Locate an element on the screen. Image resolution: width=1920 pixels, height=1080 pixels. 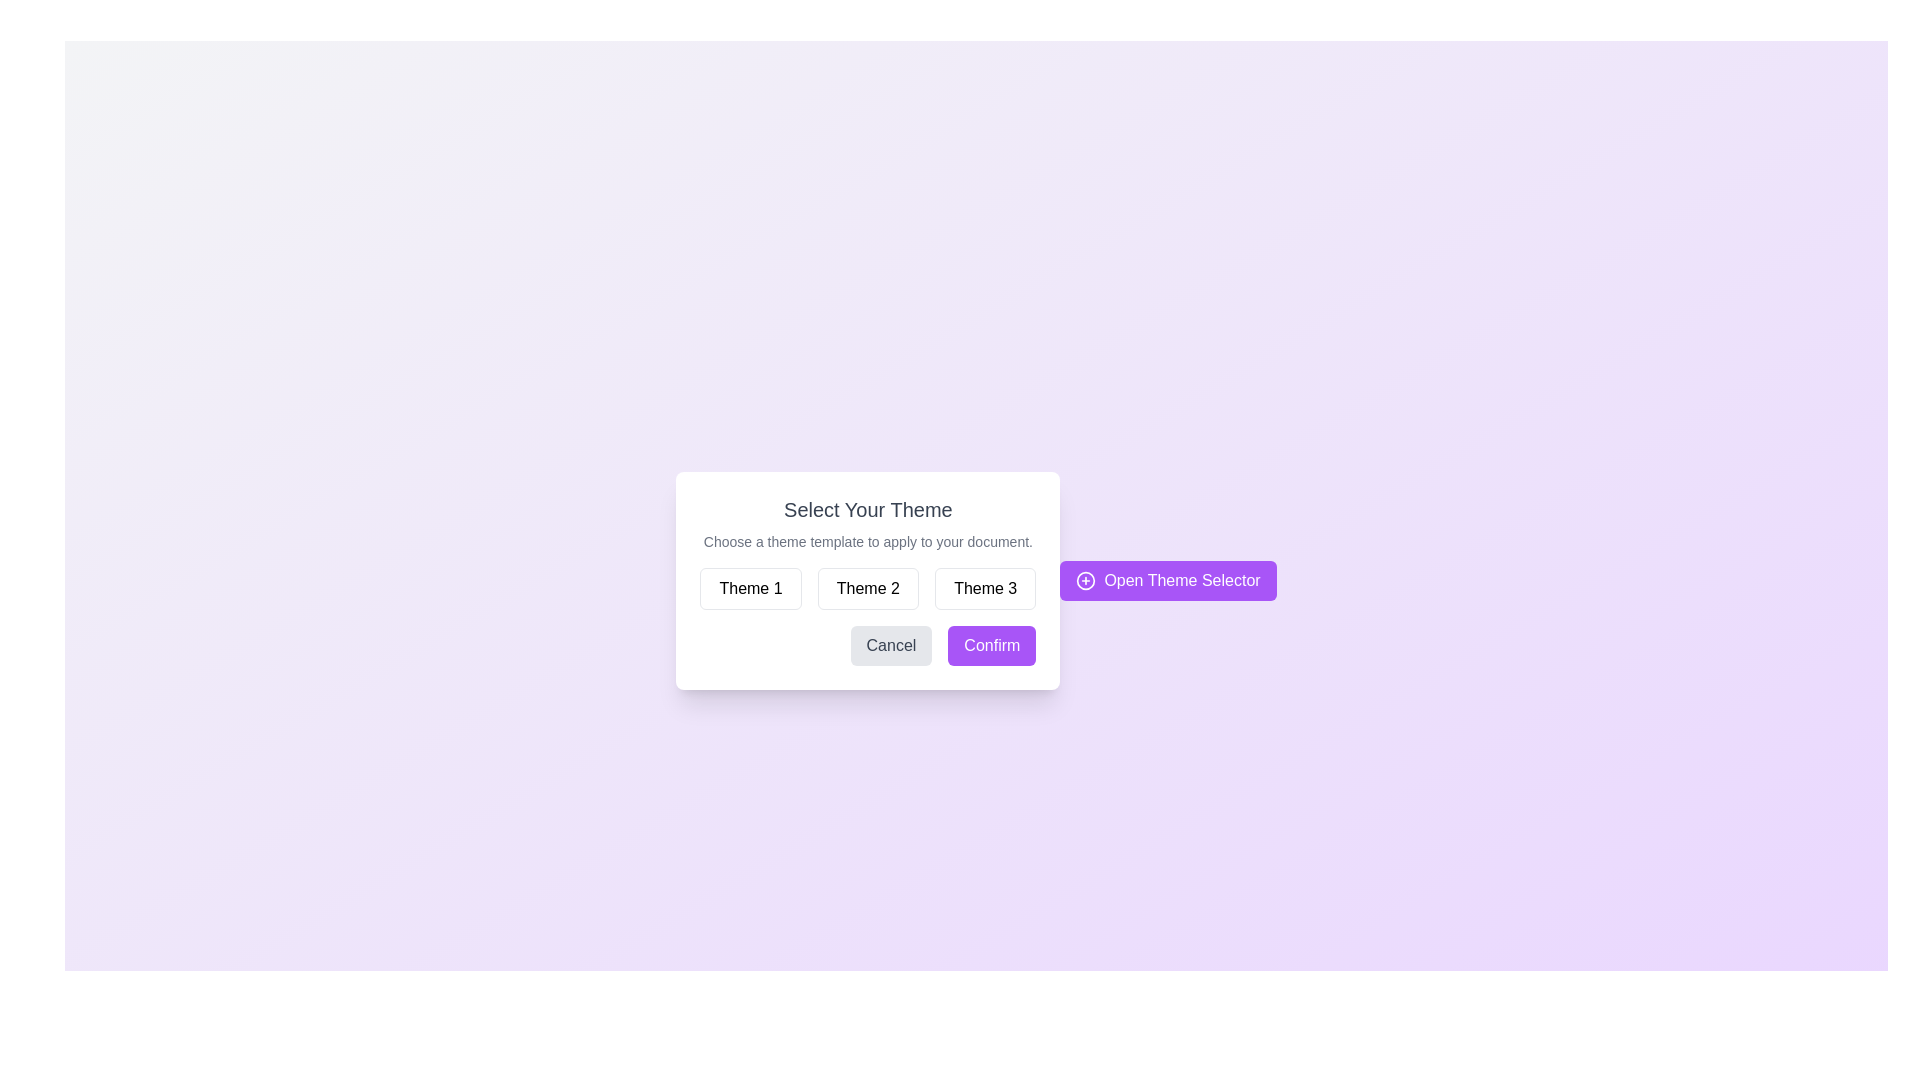
the circular icon with a plus symbol, located to the left of the 'Open Theme Selector' button is located at coordinates (1085, 581).